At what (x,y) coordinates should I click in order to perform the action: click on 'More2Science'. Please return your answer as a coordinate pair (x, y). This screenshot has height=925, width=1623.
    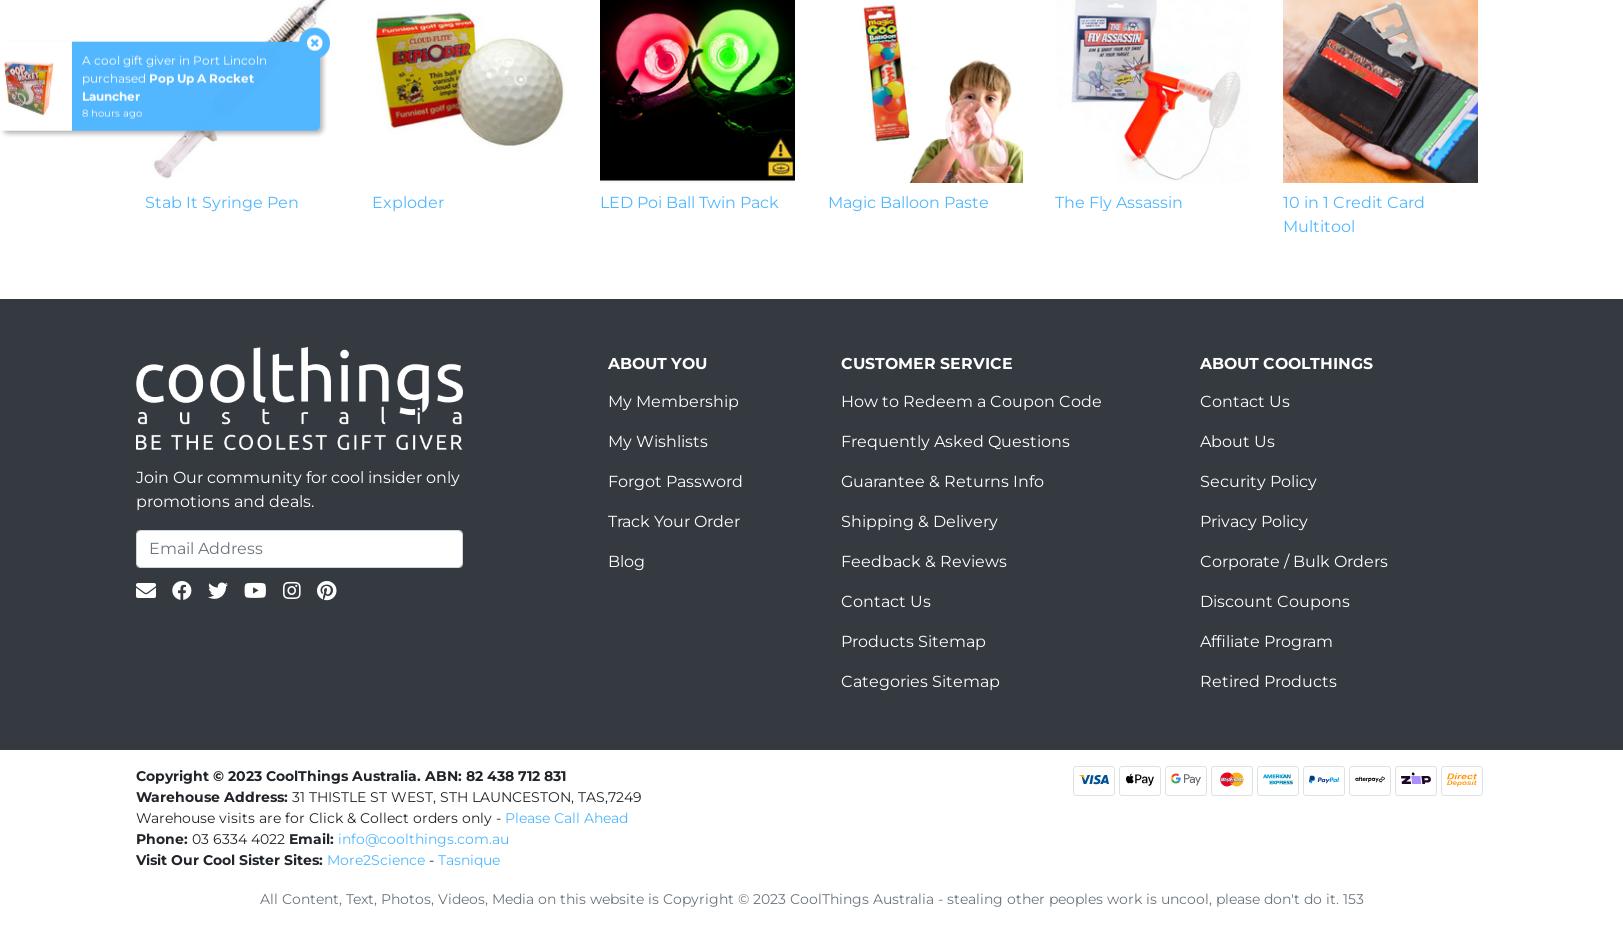
    Looking at the image, I should click on (376, 859).